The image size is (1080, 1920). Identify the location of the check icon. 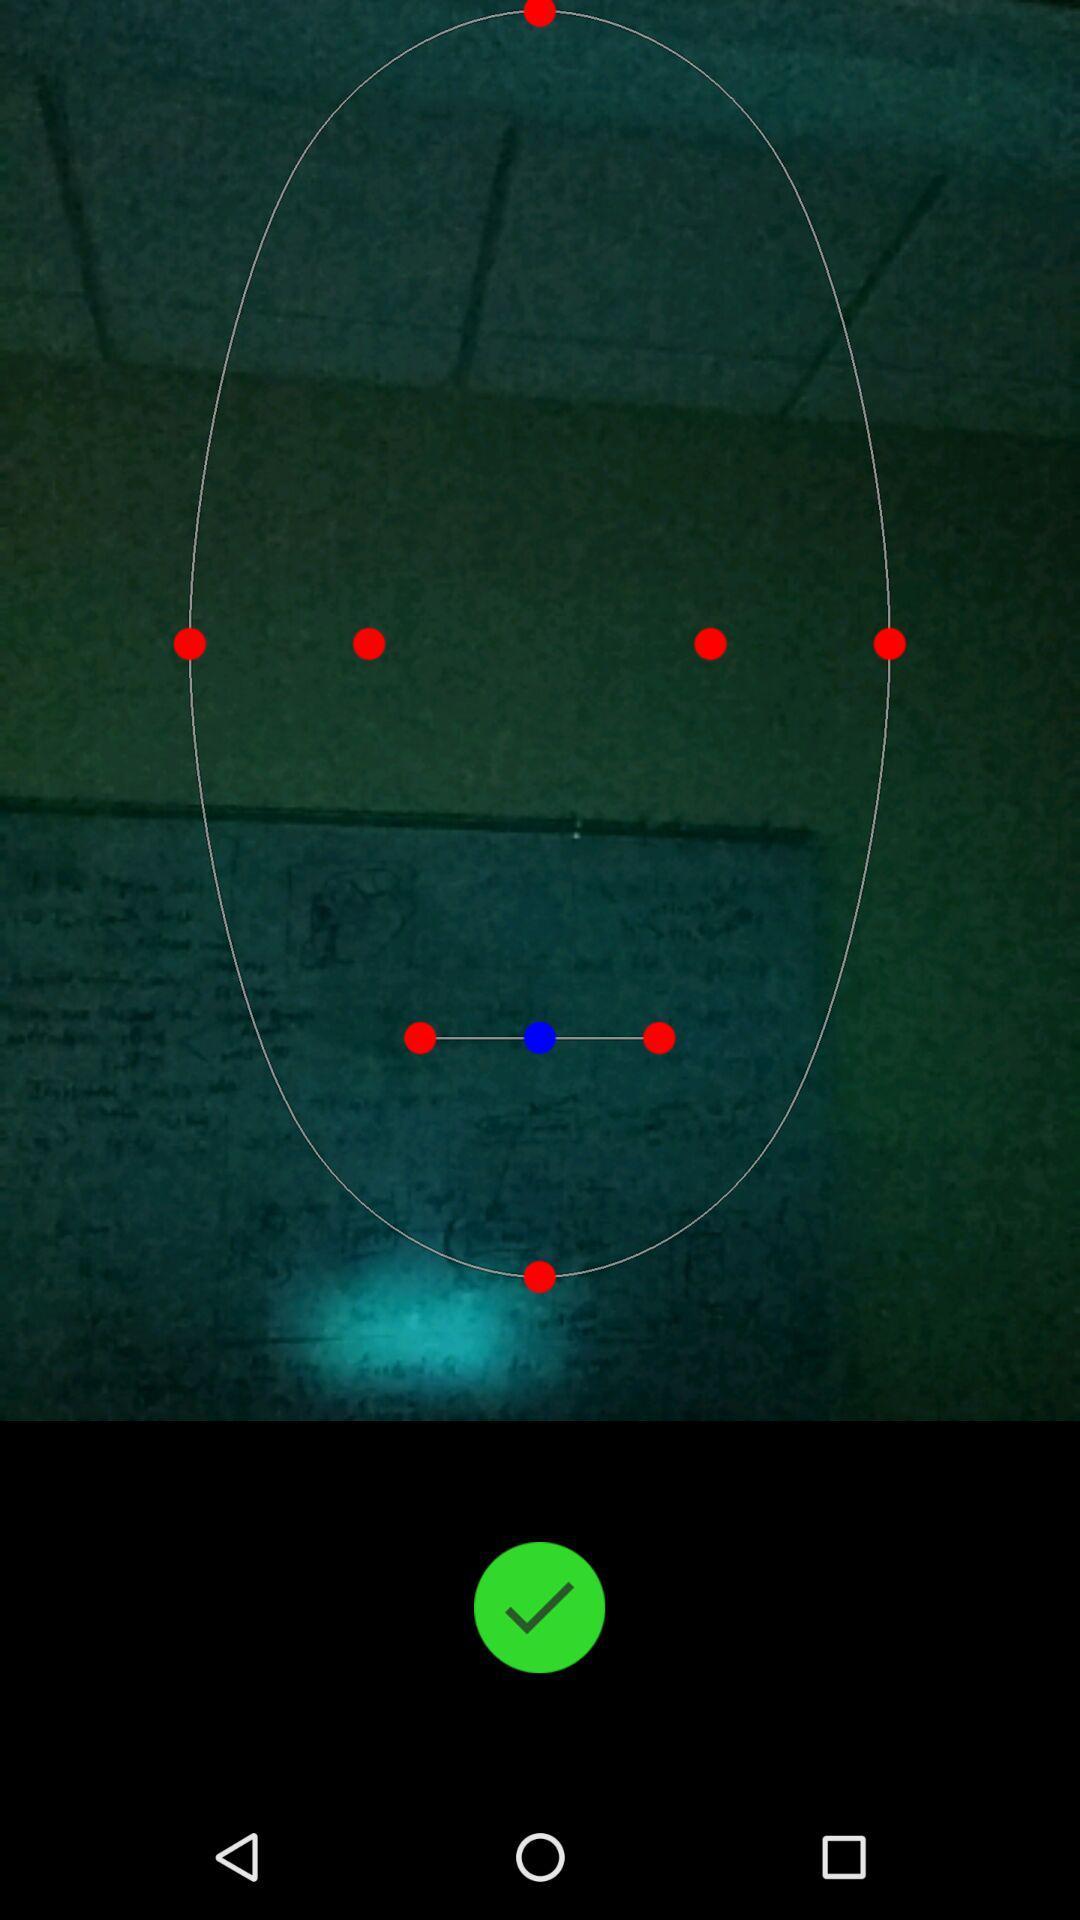
(538, 1607).